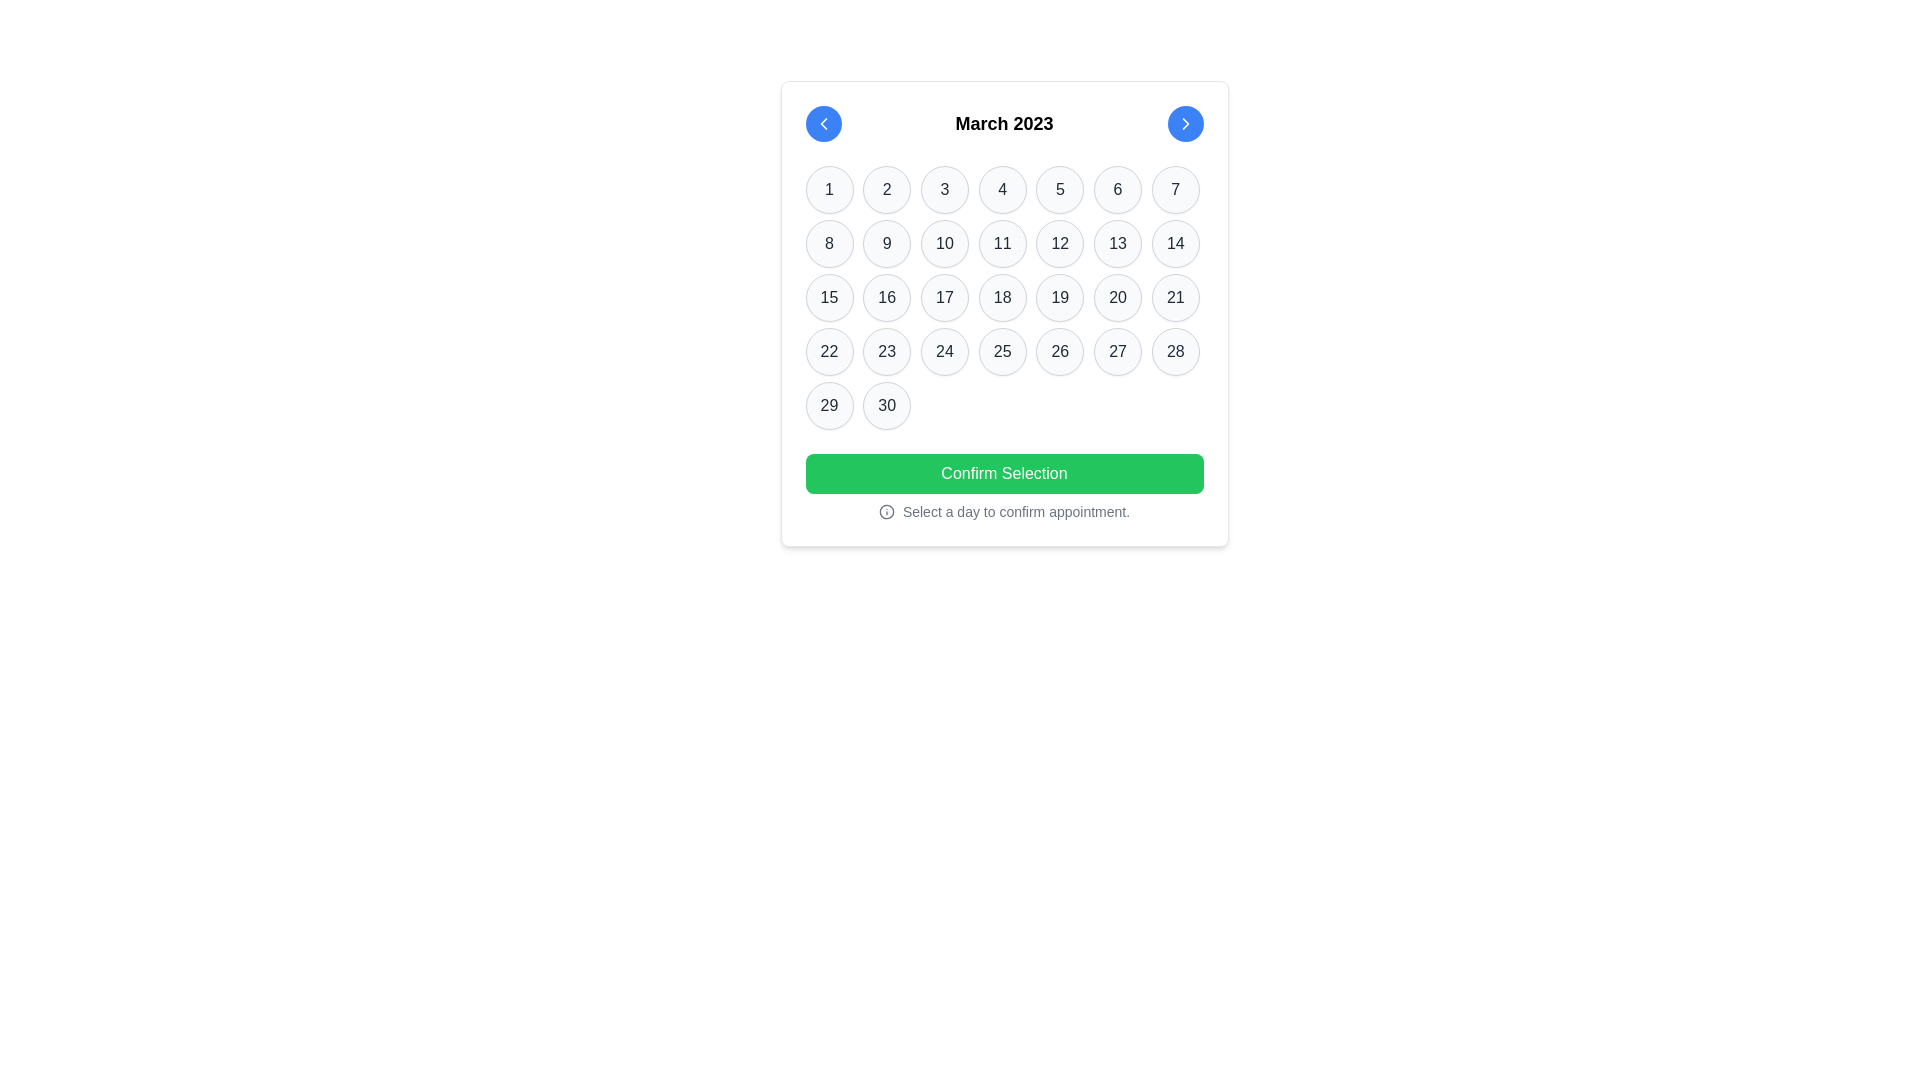 The image size is (1920, 1080). I want to click on the 'next' button icon located in the top-right corner of the calendar interface, so click(1185, 123).